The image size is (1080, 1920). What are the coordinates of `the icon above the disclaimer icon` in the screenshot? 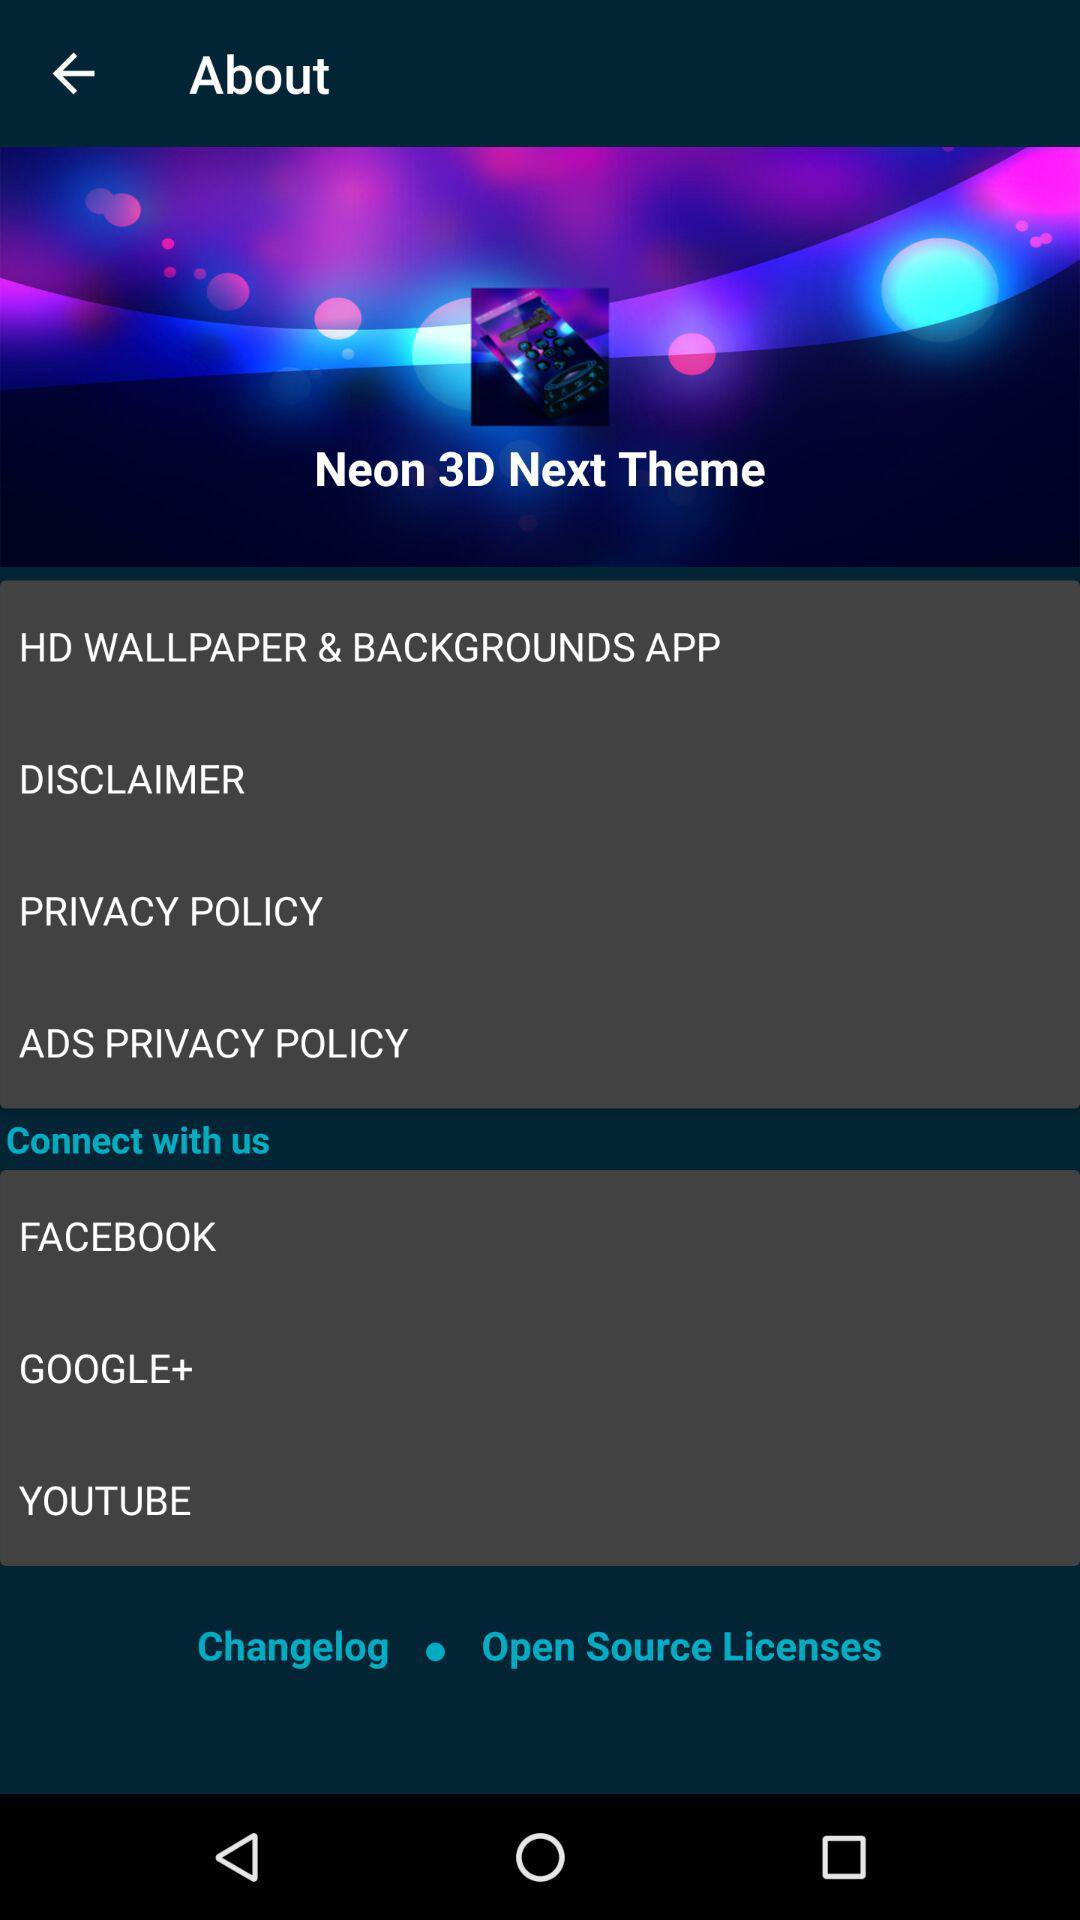 It's located at (540, 646).